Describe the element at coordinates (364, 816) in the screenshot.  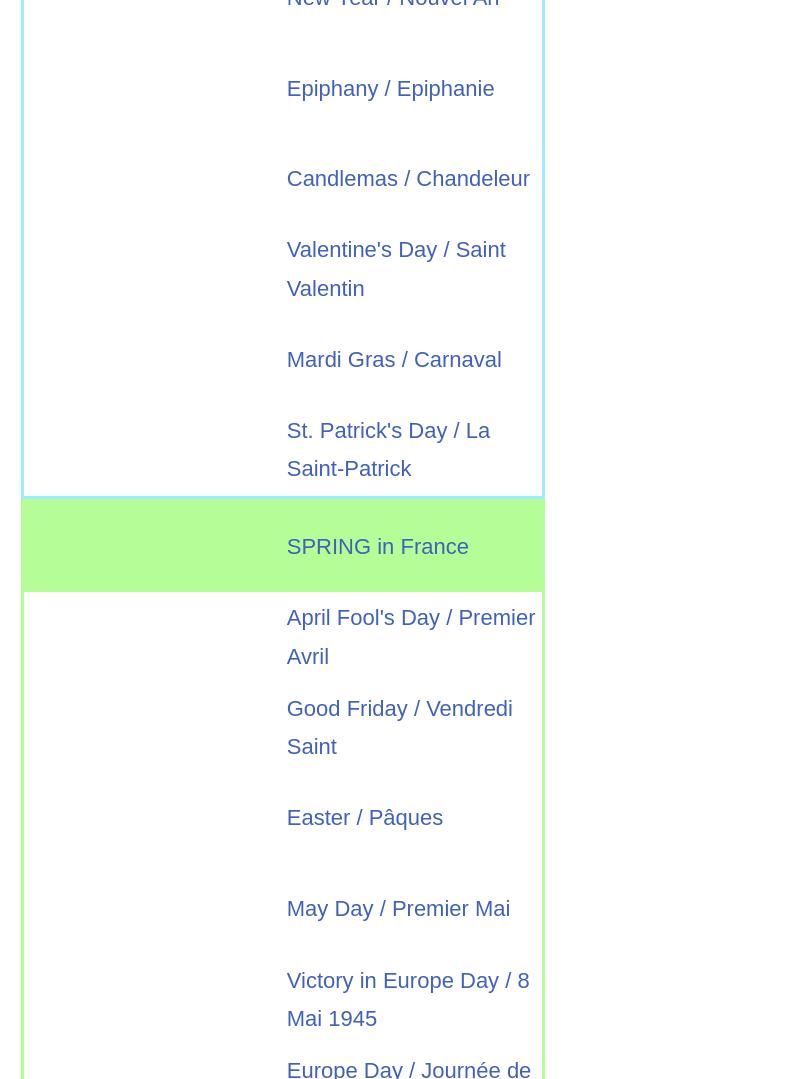
I see `'Easter / Pâques'` at that location.